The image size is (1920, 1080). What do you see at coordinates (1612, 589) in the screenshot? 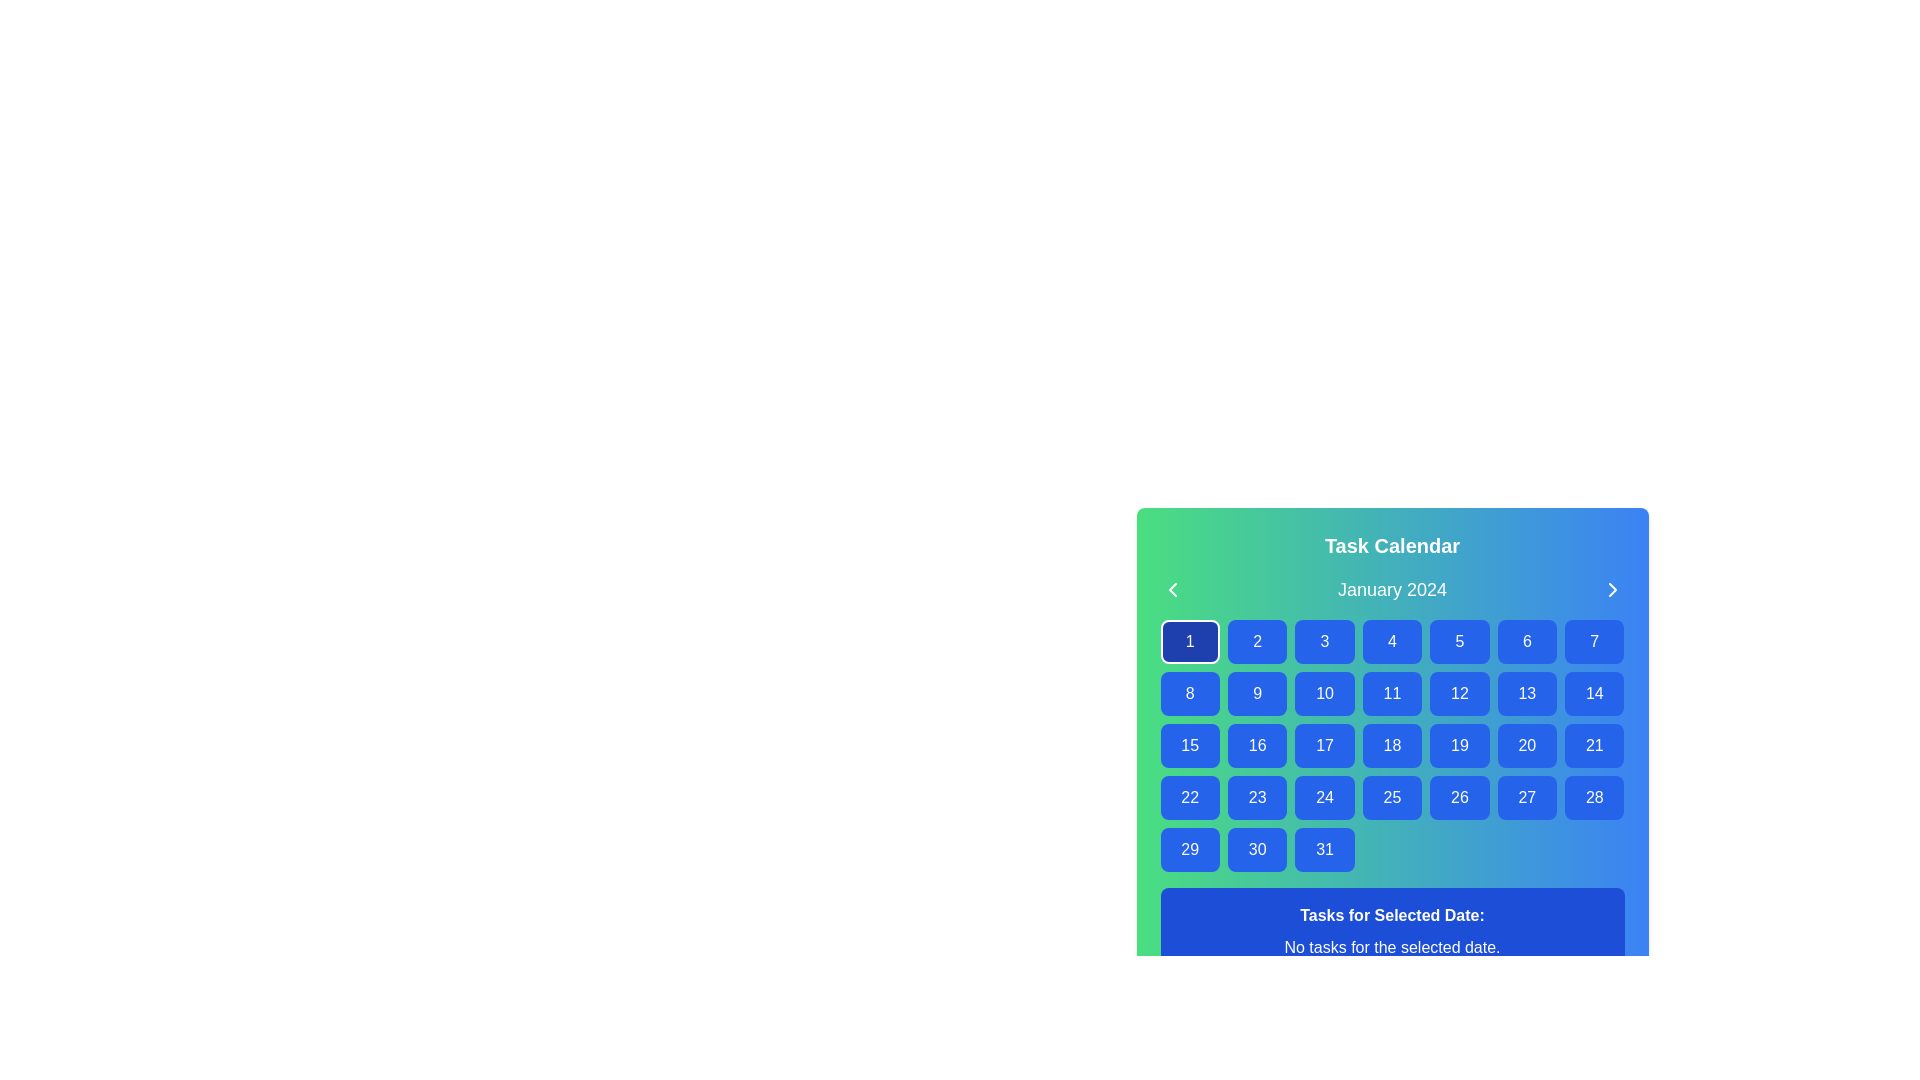
I see `the rightward chevron button adjacent to the 'January 2024' calendar title` at bounding box center [1612, 589].